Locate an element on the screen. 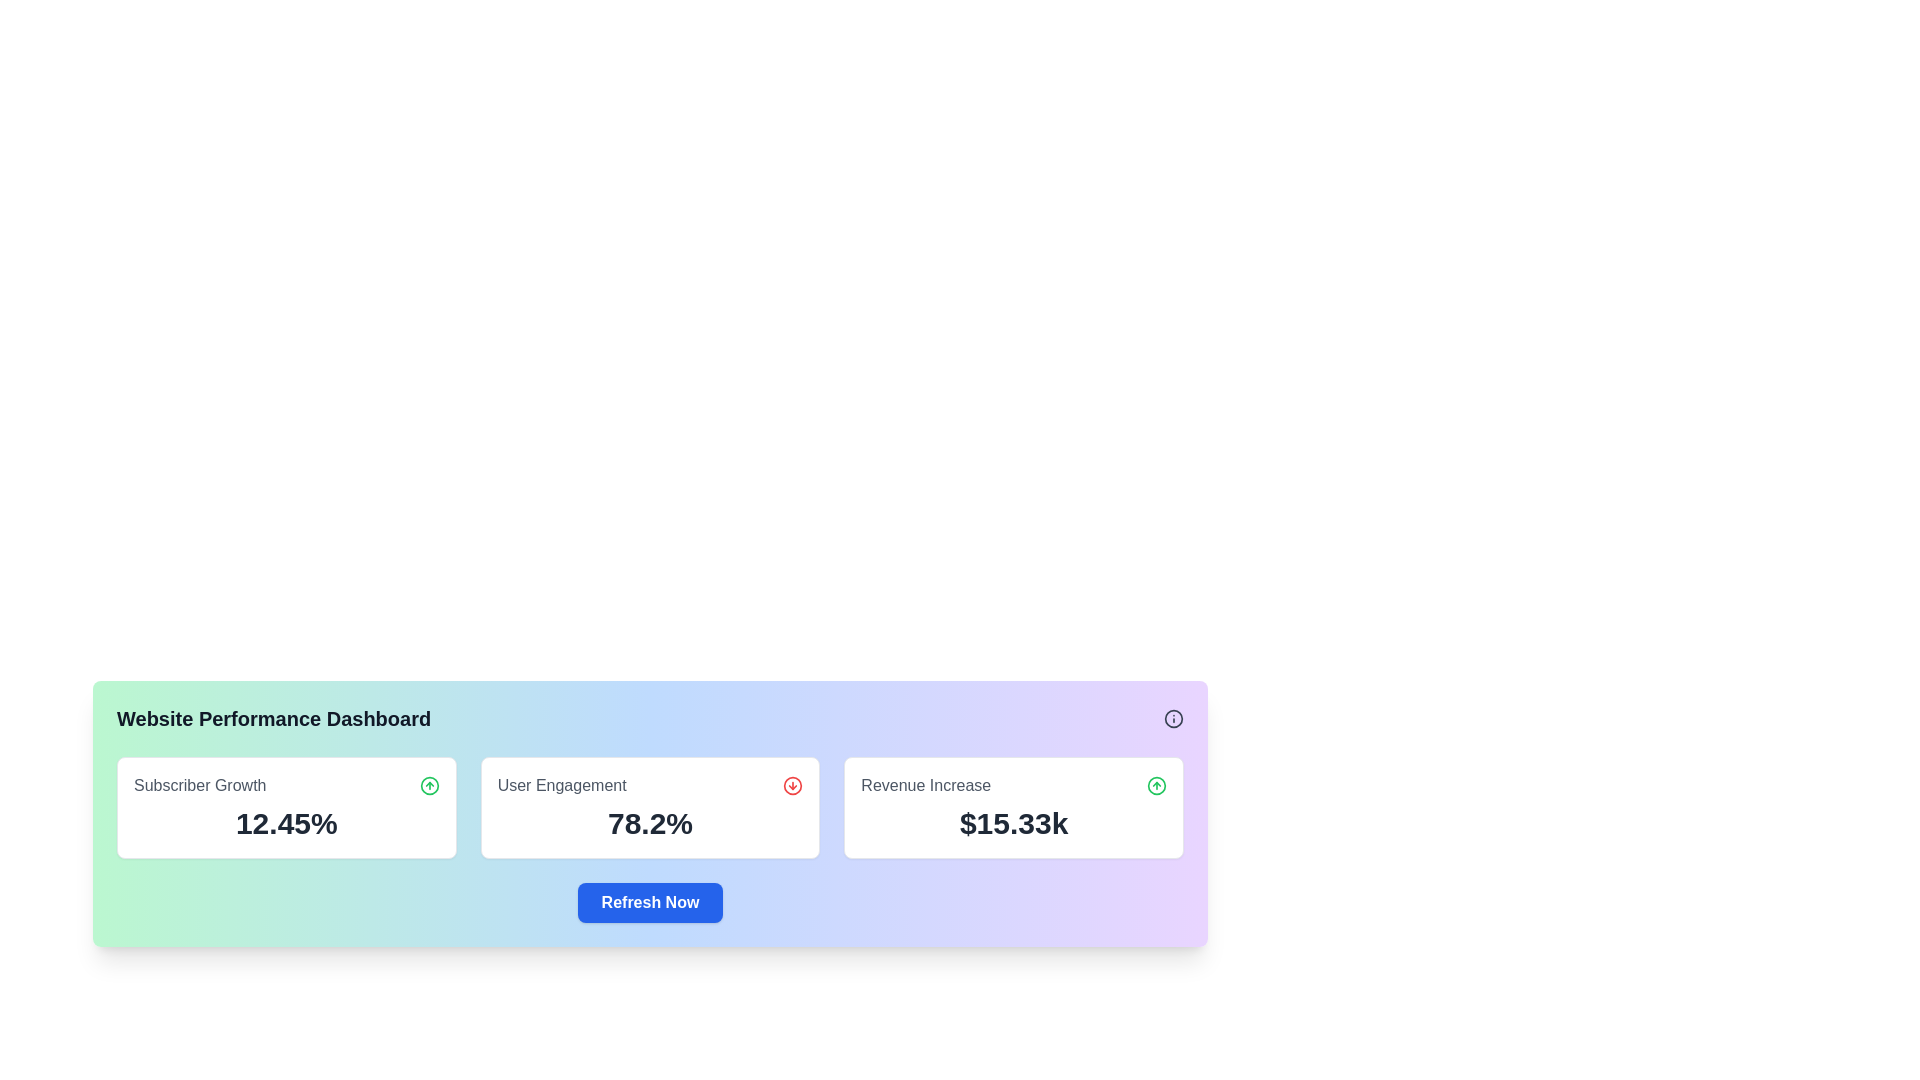  the metric displayed as '$15.33k' in bold typeface within the 'Revenue Increase' card, located in the bottom-right corner of the dashboard is located at coordinates (1014, 824).